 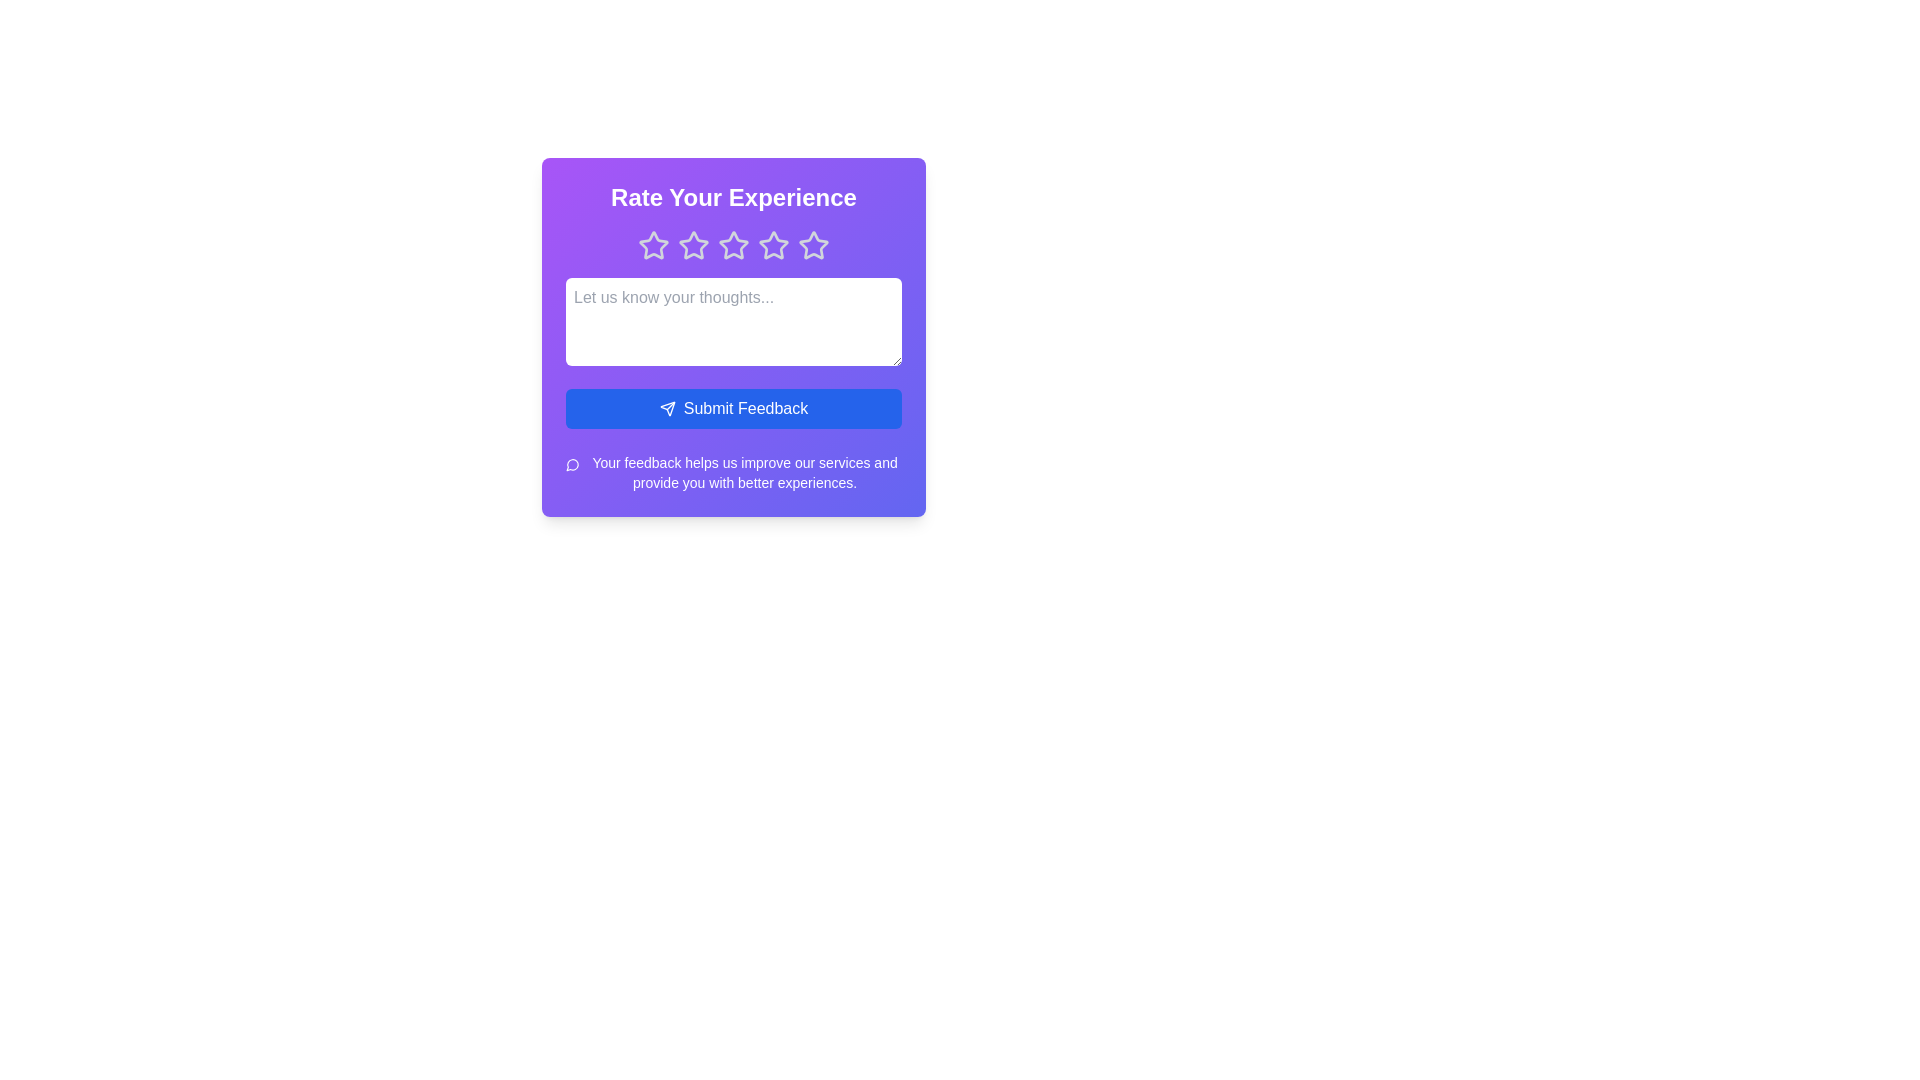 I want to click on the icon representing the 'Submit Feedback' button, which is located to the left of the text within the blue button on the purple feedback panel, so click(x=667, y=407).